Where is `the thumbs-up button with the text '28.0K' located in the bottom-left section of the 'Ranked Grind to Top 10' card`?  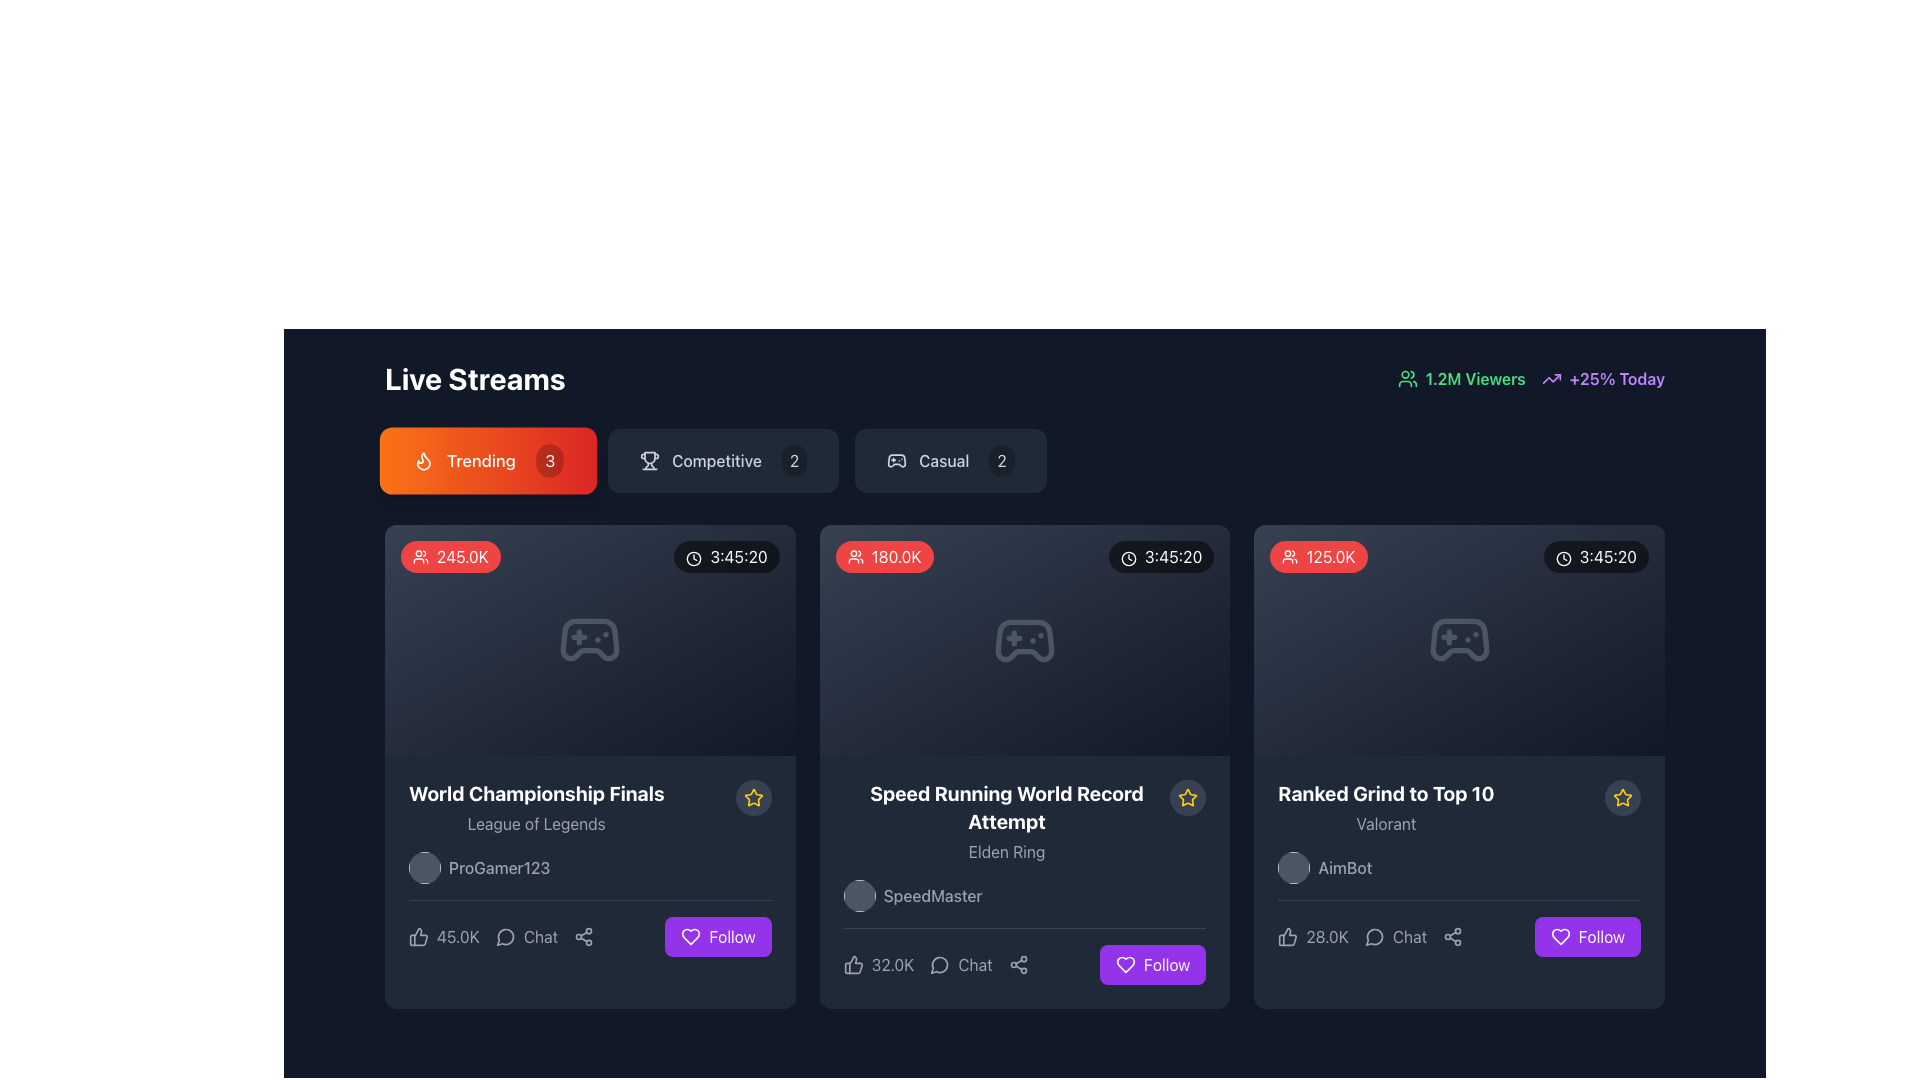
the thumbs-up button with the text '28.0K' located in the bottom-left section of the 'Ranked Grind to Top 10' card is located at coordinates (1313, 937).